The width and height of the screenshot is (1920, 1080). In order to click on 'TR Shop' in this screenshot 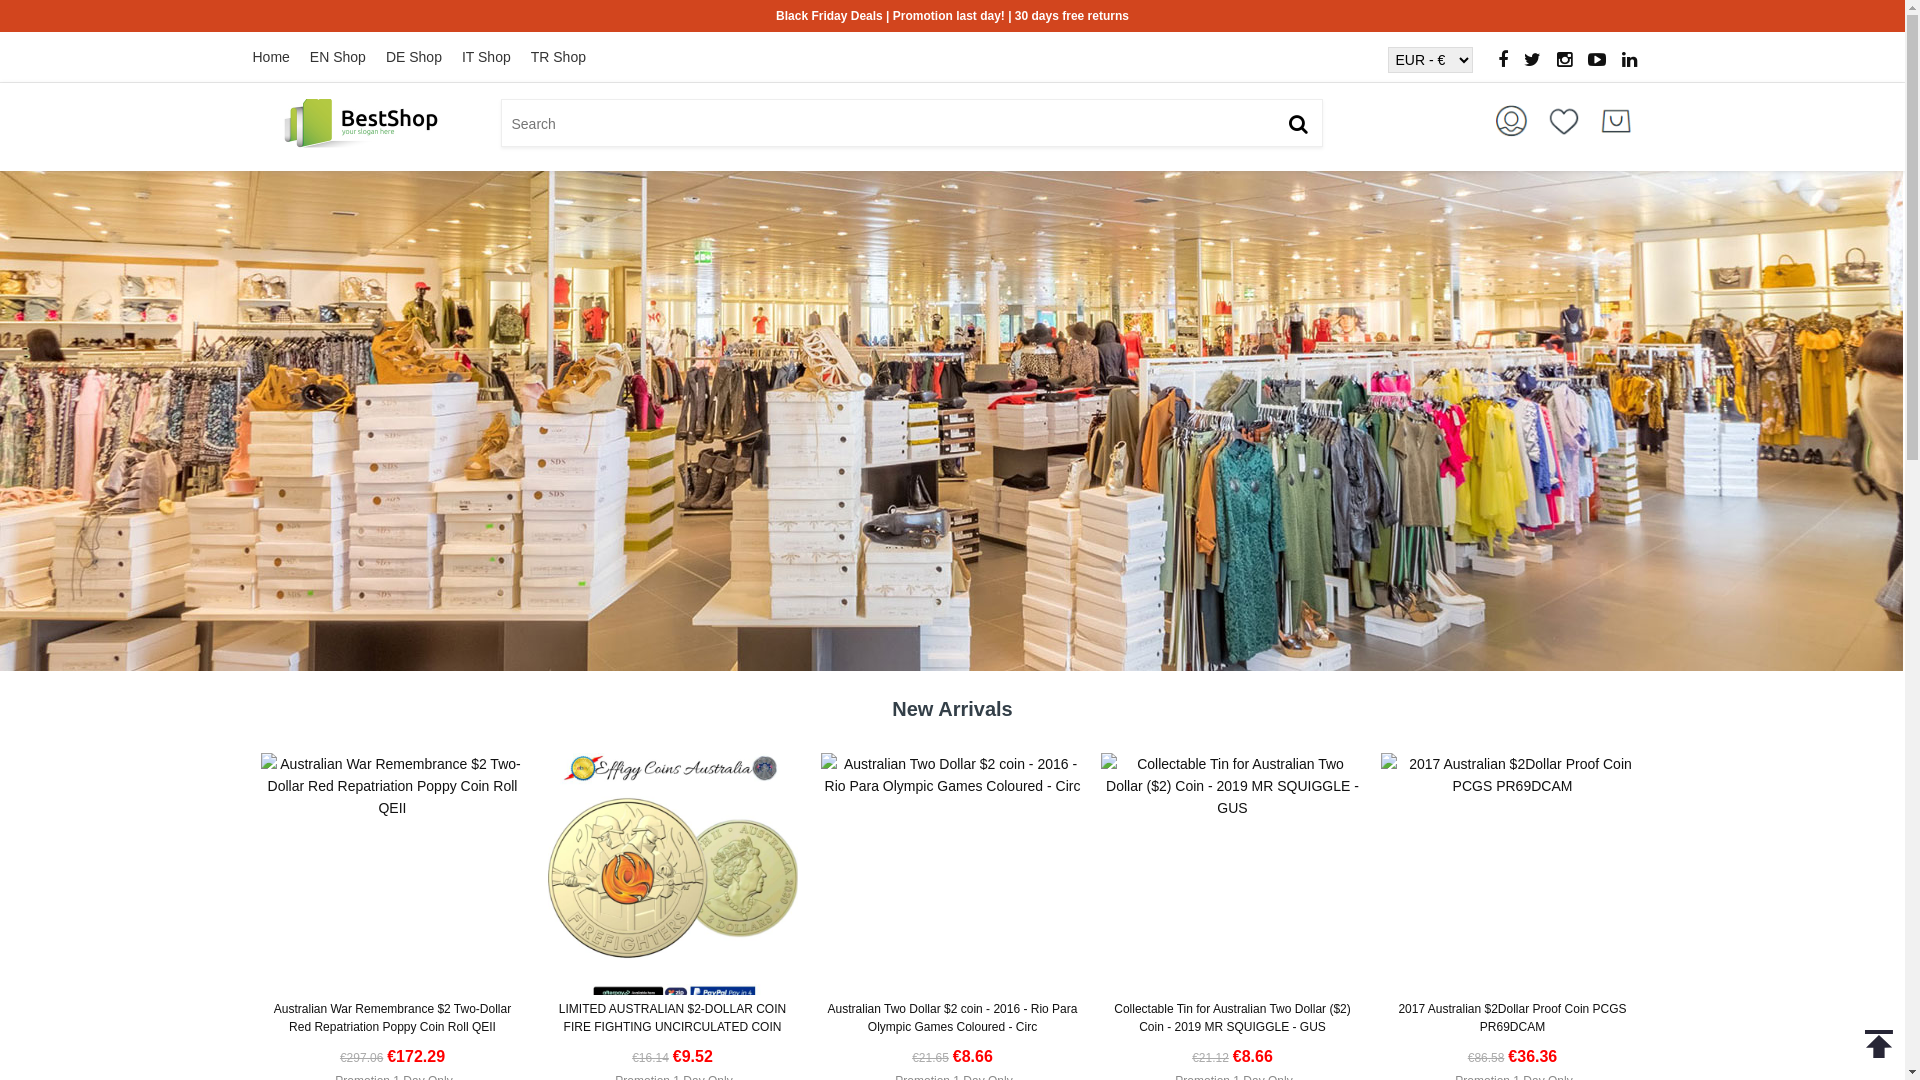, I will do `click(567, 56)`.